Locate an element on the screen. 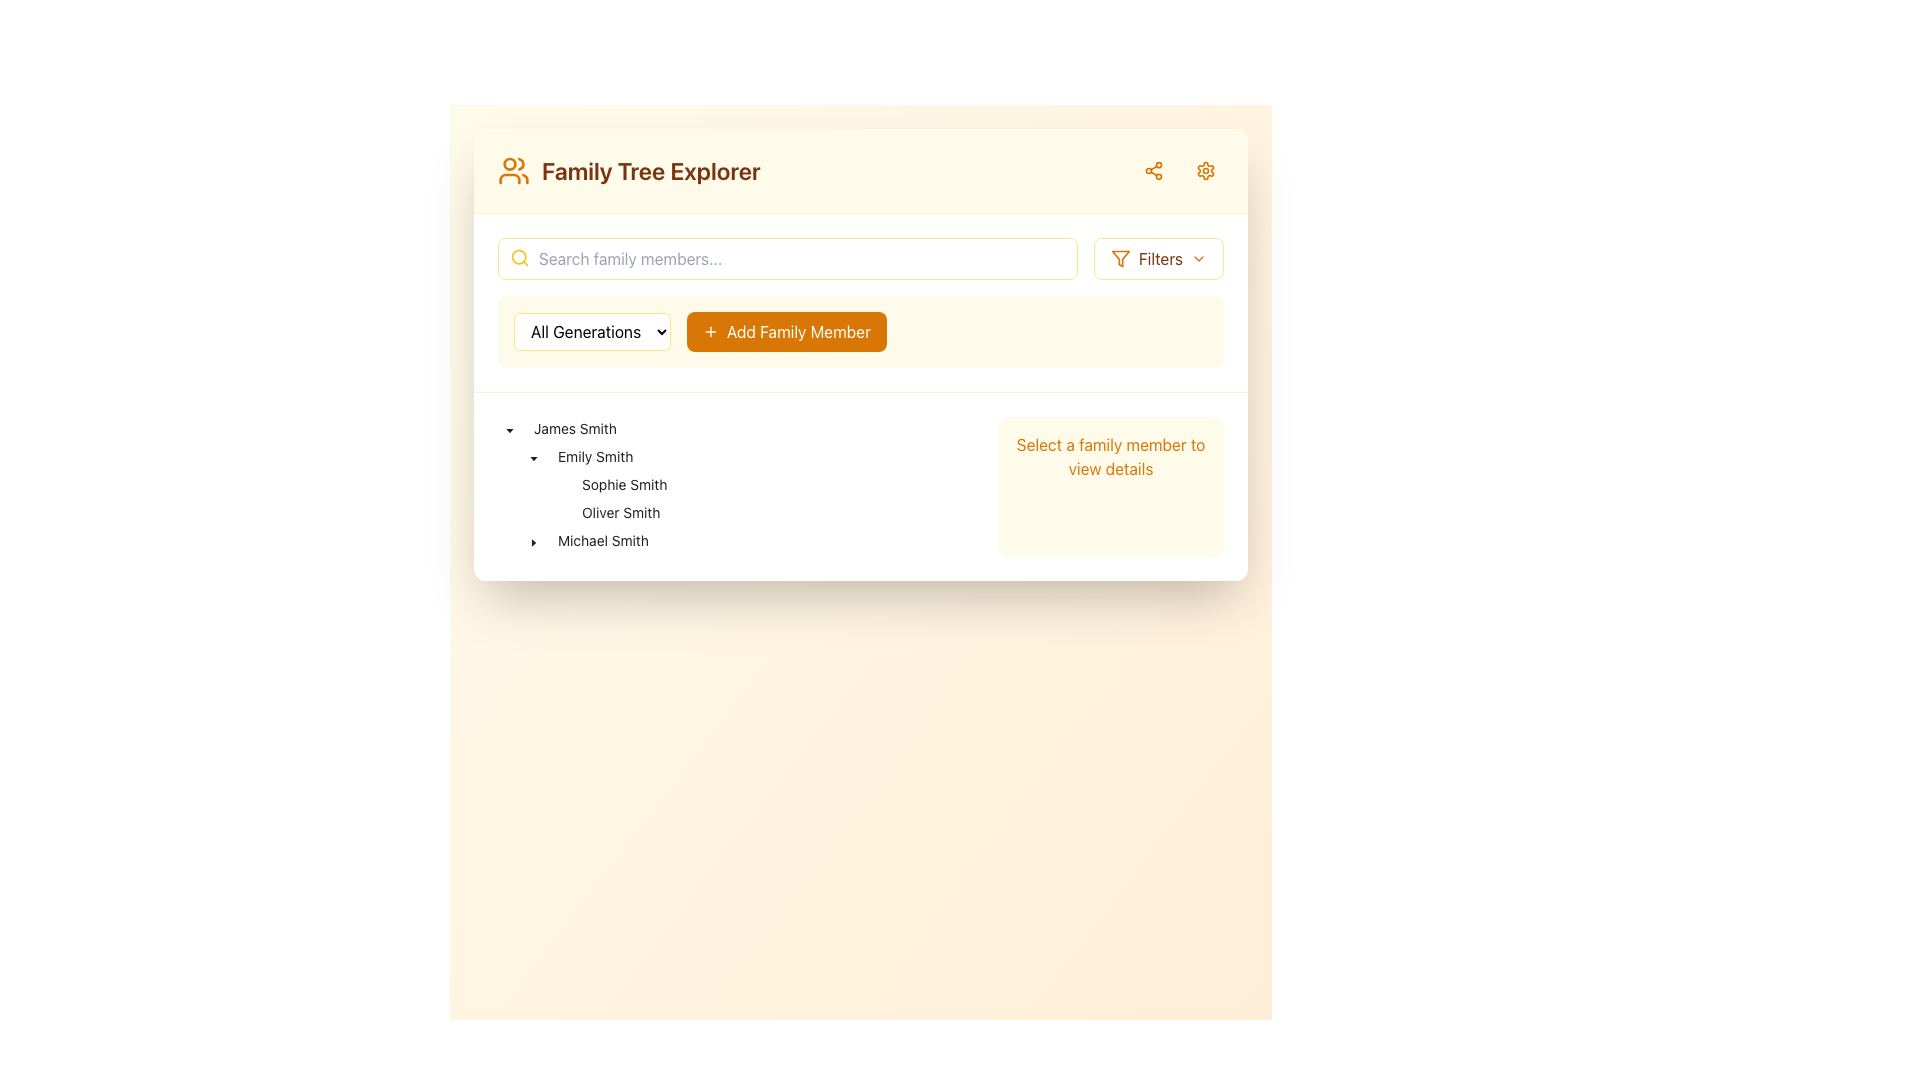 The width and height of the screenshot is (1920, 1080). the label indicating the family member 'Michael Smith' in the Family Tree Explorer under Emily Smith is located at coordinates (602, 540).